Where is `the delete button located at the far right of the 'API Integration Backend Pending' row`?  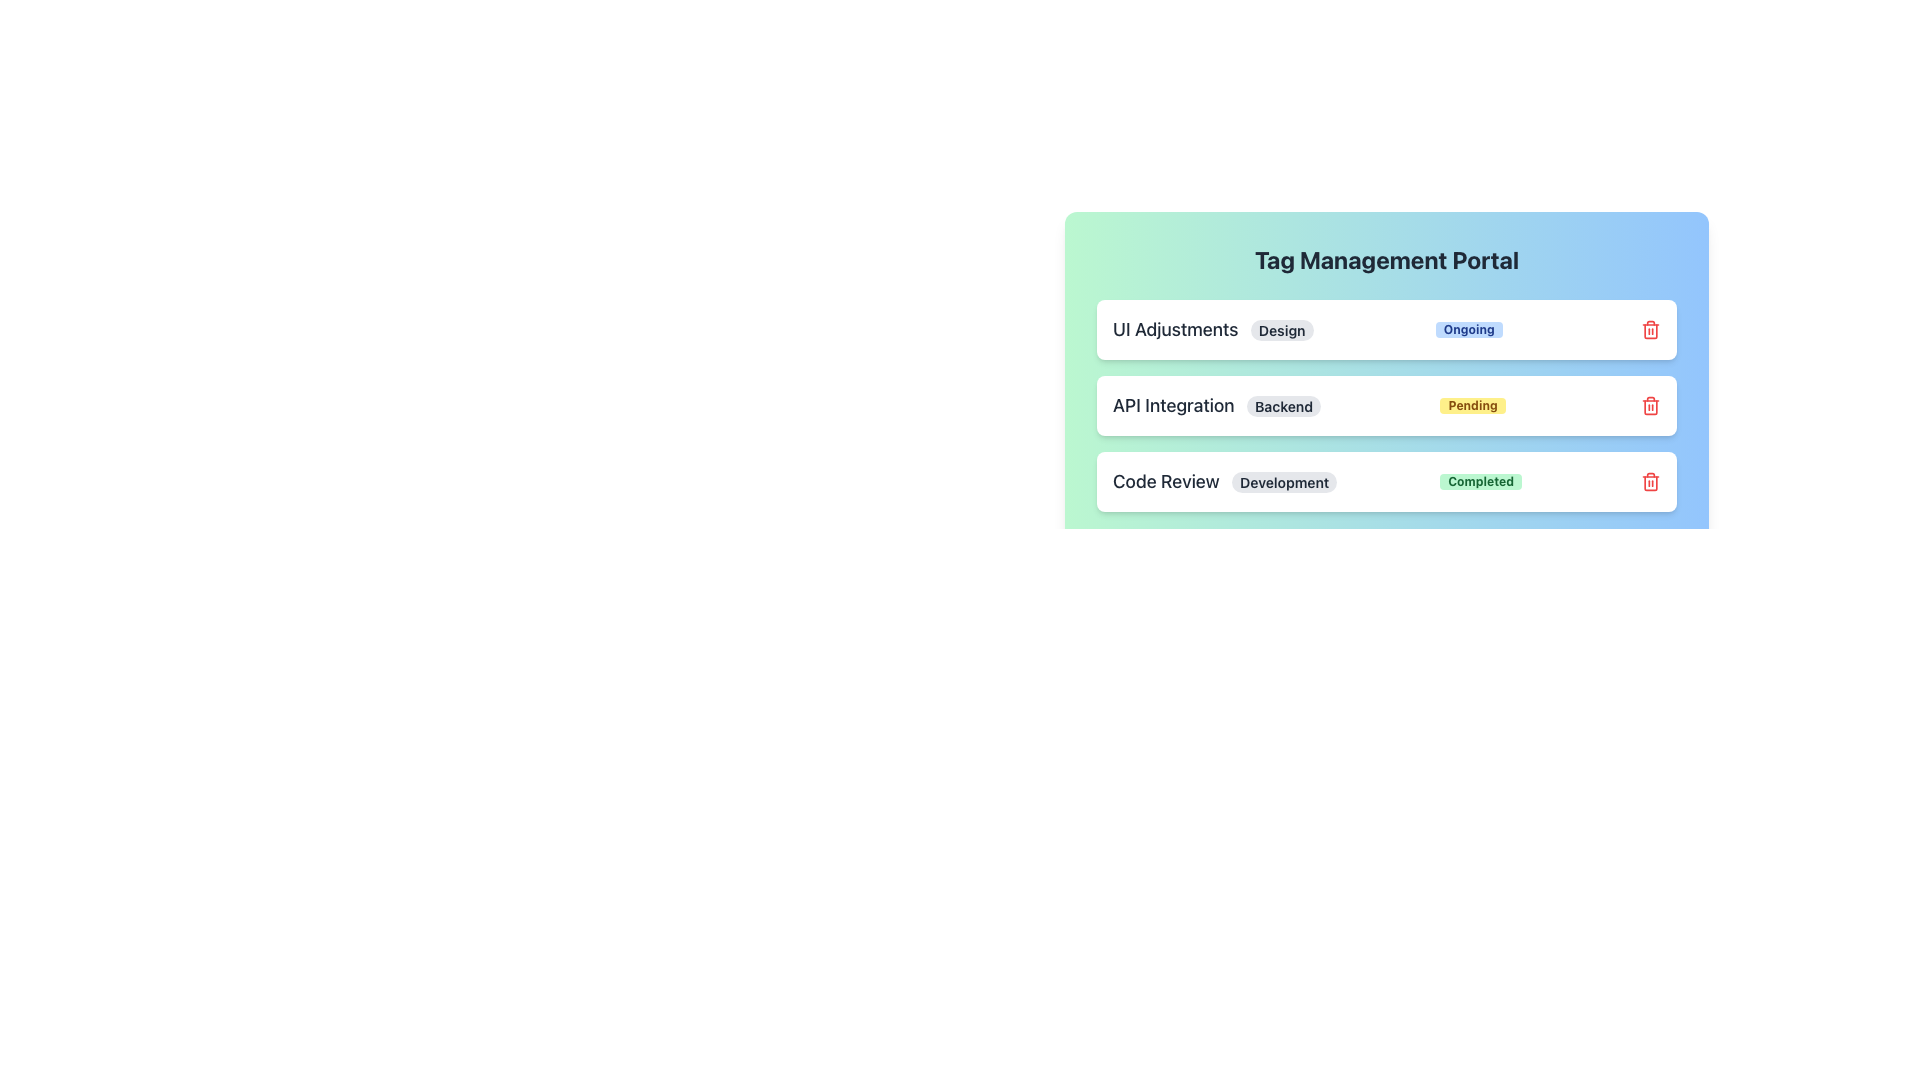 the delete button located at the far right of the 'API Integration Backend Pending' row is located at coordinates (1651, 405).